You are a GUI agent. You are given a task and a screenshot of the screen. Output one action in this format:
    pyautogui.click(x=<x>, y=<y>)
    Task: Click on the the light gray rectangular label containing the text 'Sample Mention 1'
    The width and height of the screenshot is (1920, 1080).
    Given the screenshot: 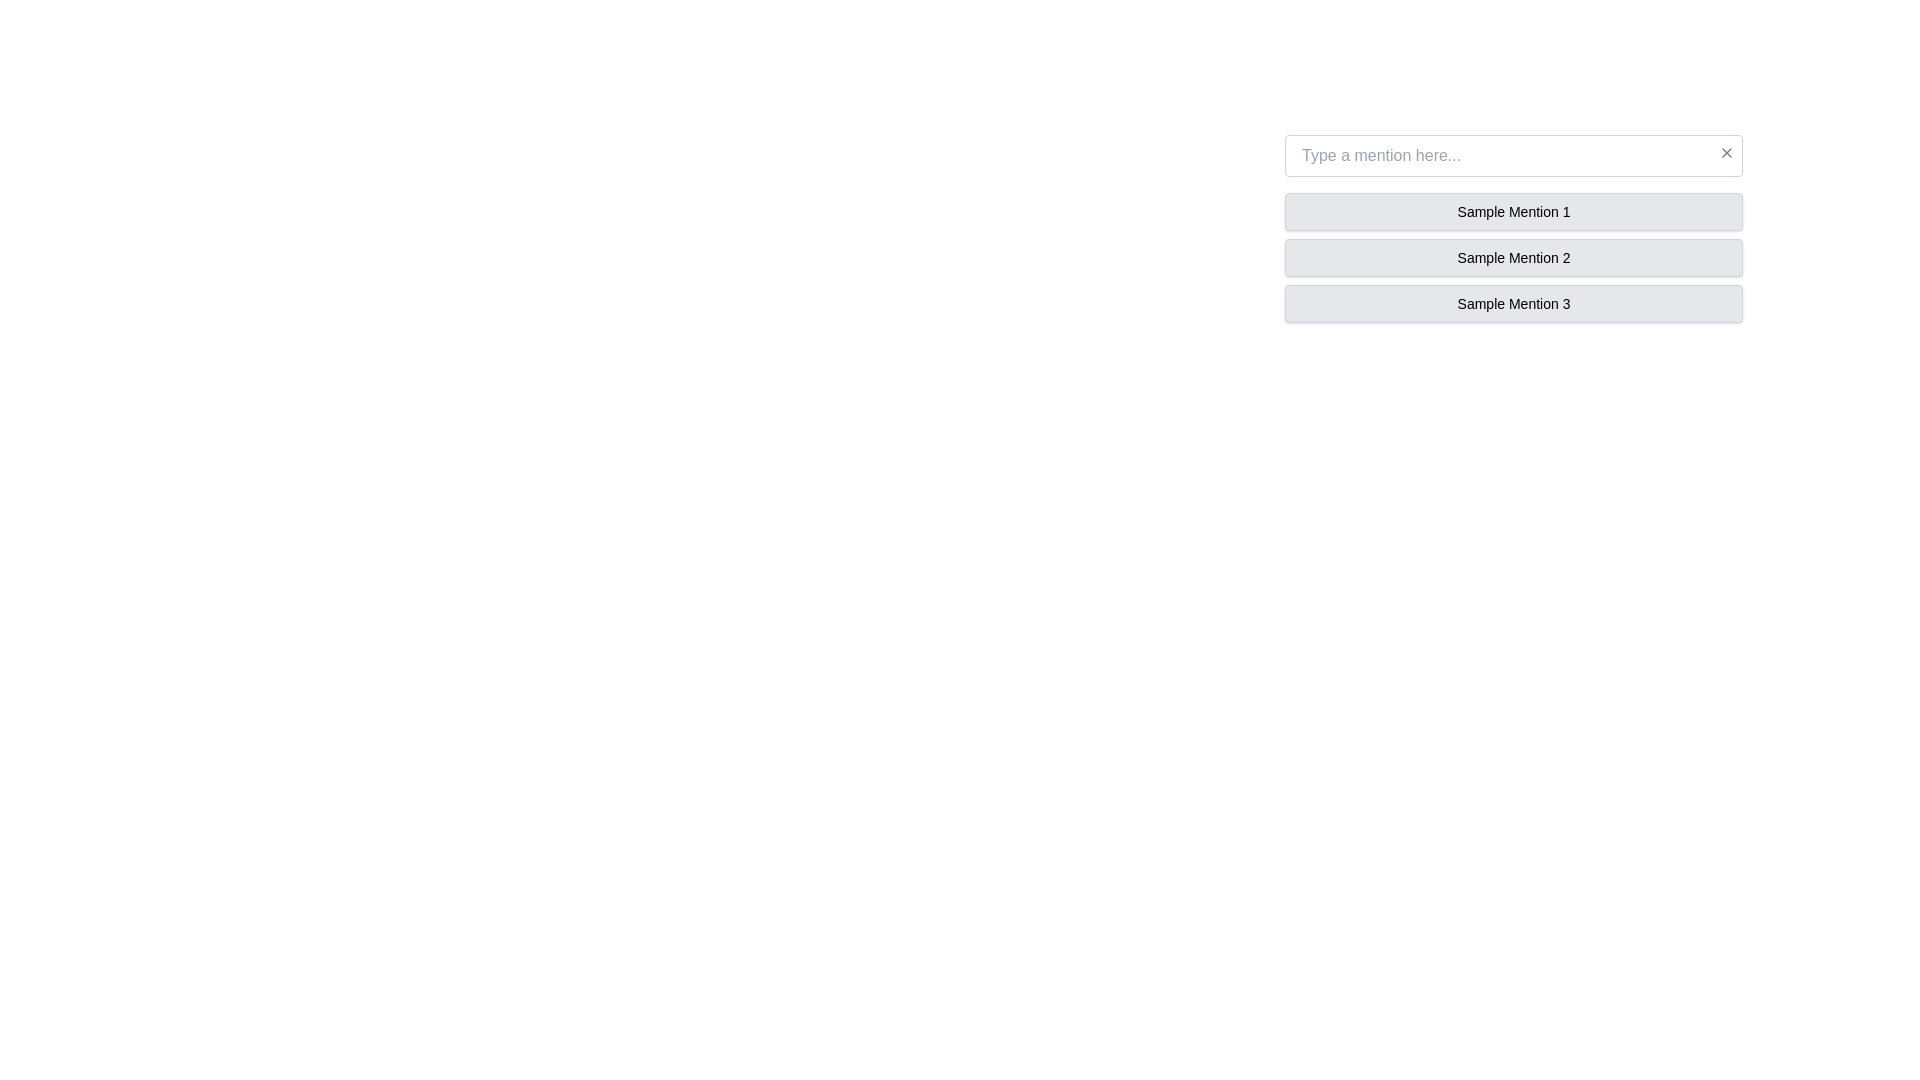 What is the action you would take?
    pyautogui.click(x=1513, y=212)
    